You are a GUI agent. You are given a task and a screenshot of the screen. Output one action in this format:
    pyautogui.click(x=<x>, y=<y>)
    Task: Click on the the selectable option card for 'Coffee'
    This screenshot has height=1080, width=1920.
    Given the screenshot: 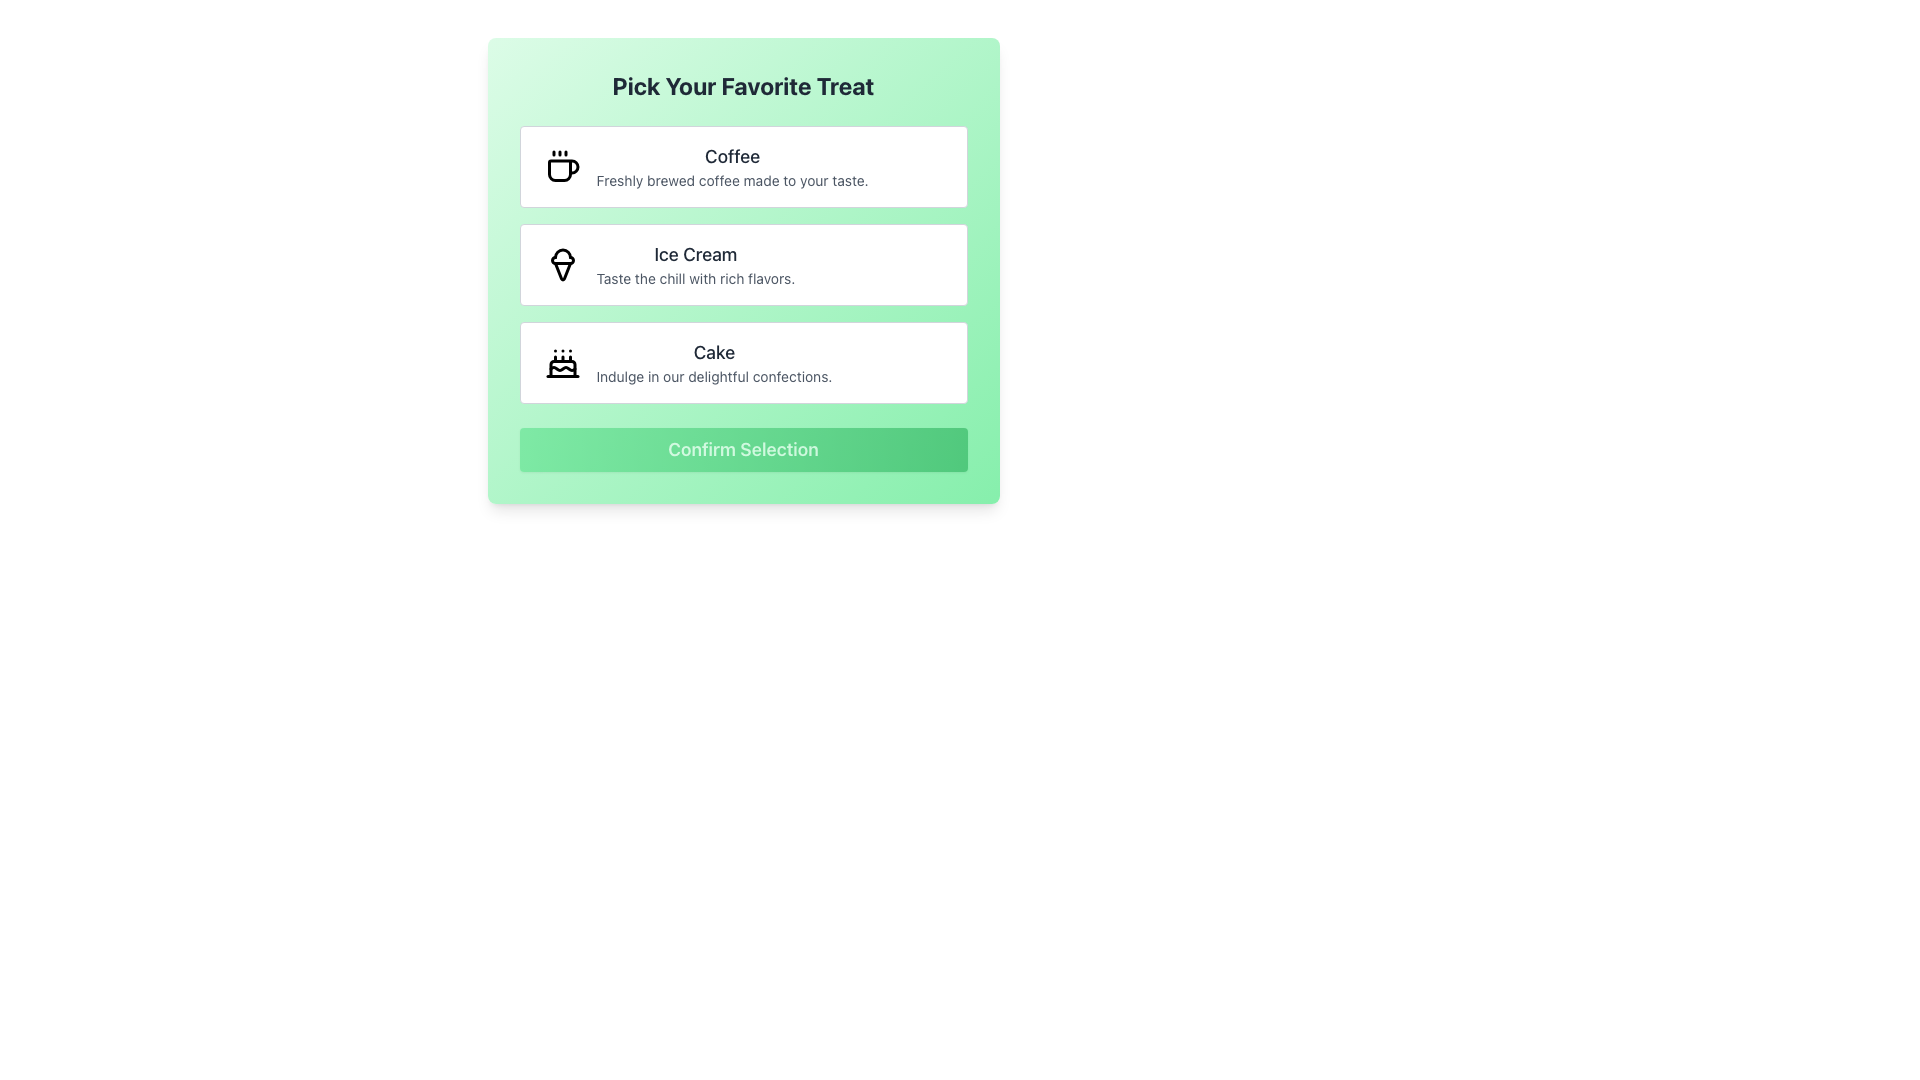 What is the action you would take?
    pyautogui.click(x=742, y=165)
    